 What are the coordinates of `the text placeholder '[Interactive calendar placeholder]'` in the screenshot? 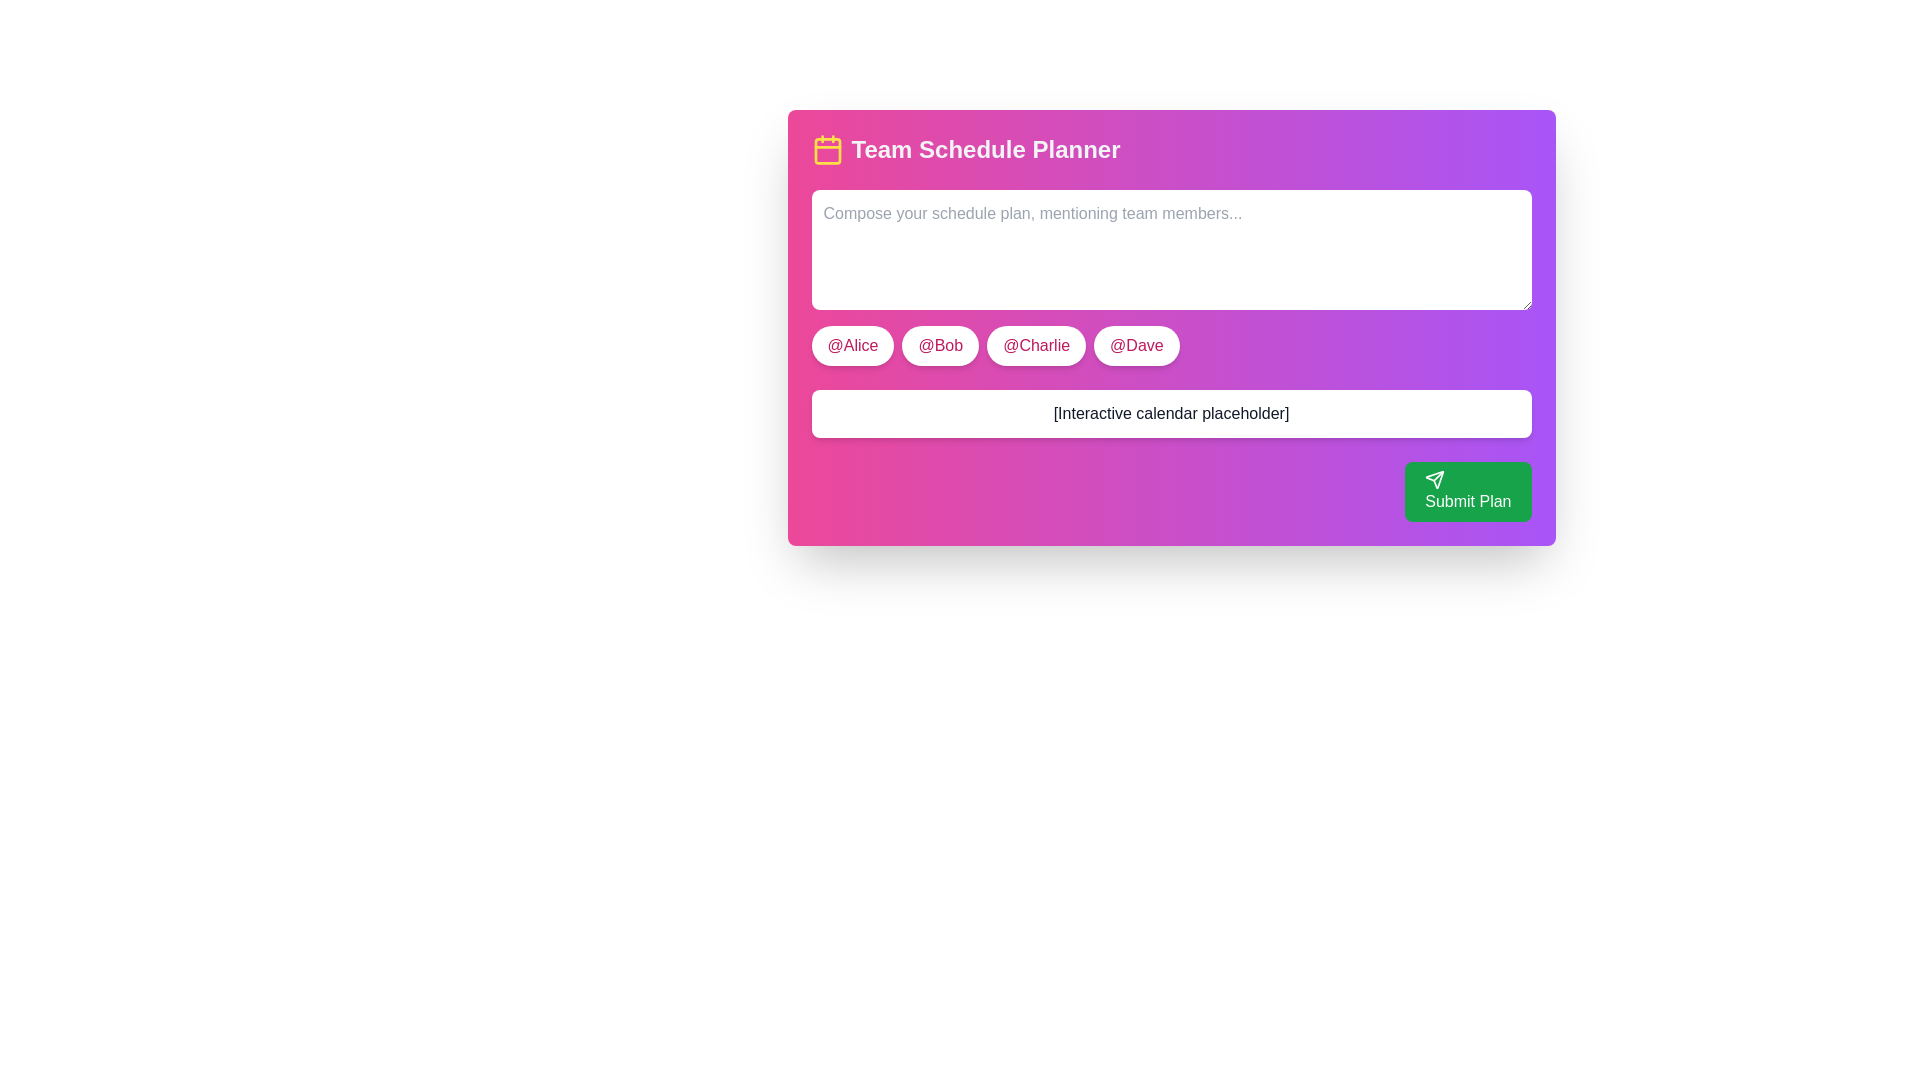 It's located at (1171, 412).